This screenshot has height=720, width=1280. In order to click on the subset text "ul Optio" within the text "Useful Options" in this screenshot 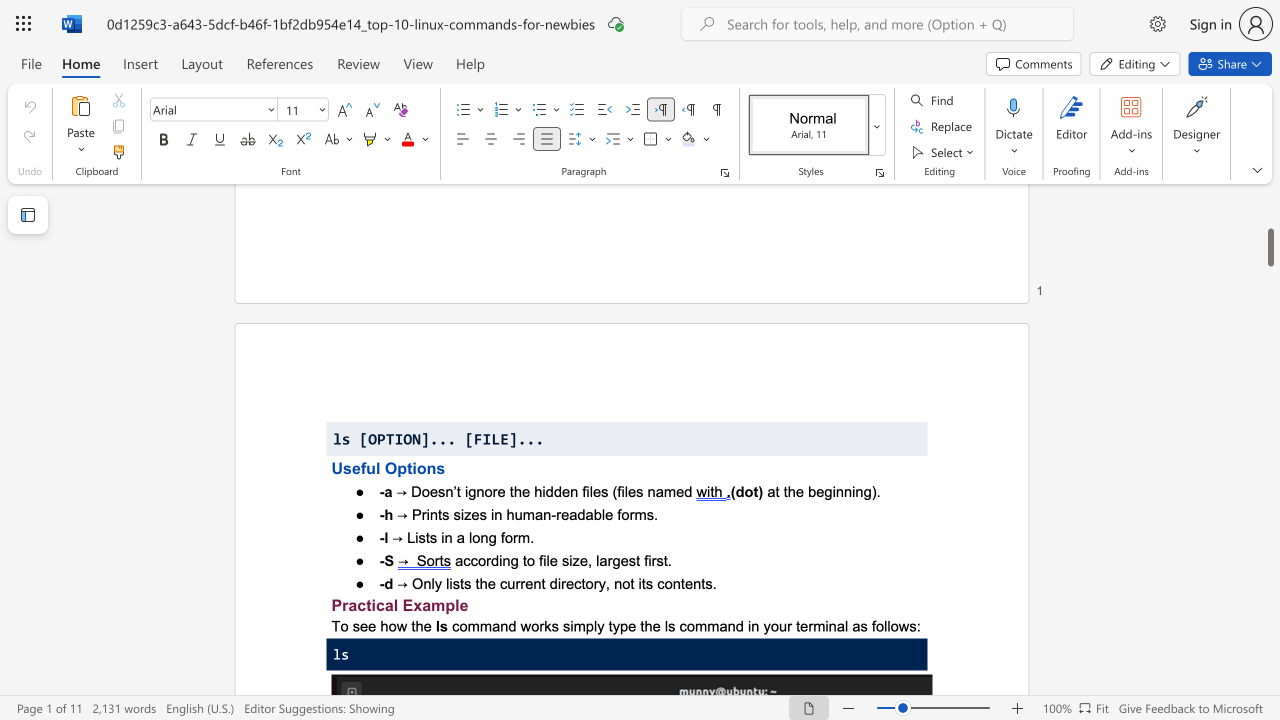, I will do `click(366, 468)`.